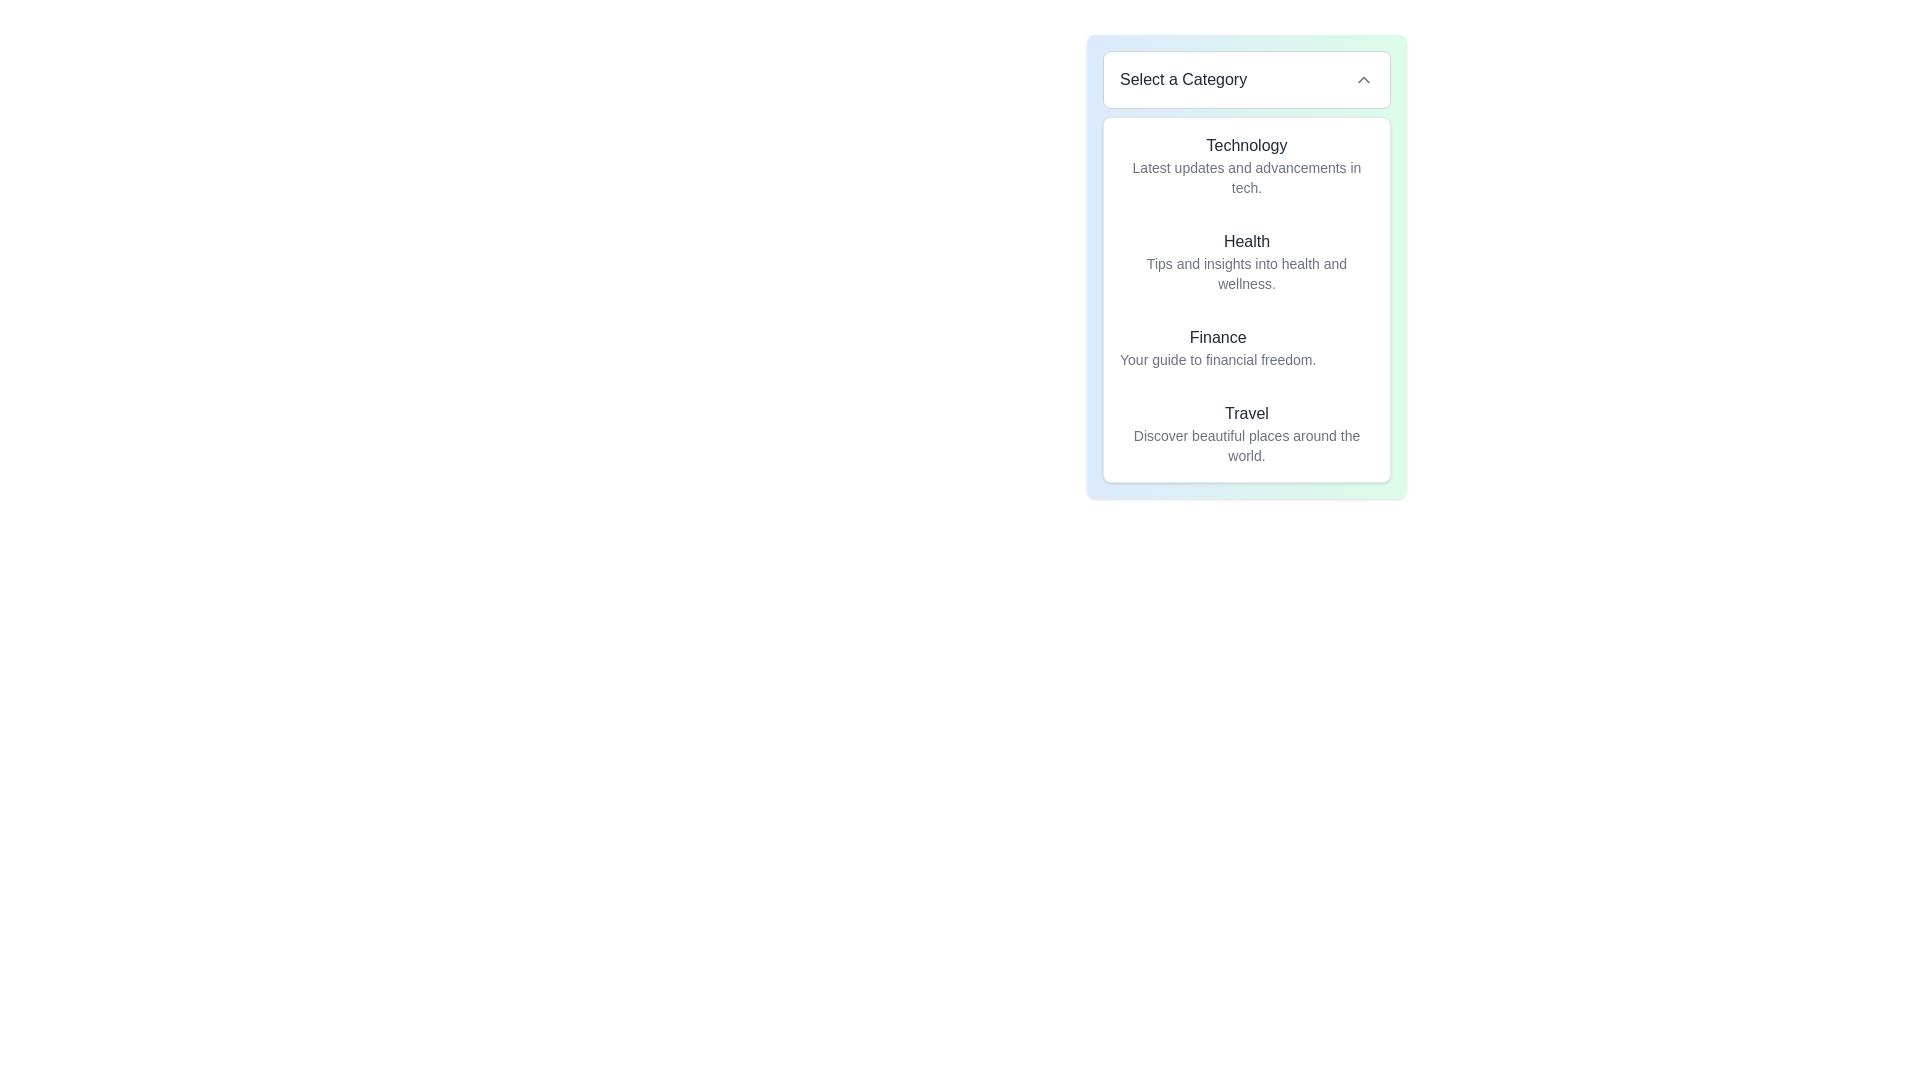 Image resolution: width=1920 pixels, height=1080 pixels. Describe the element at coordinates (1246, 433) in the screenshot. I see `the last List item with descriptive text in the vertical list, which is located directly below the 'Finance' option and likely navigates to travel-related content` at that location.